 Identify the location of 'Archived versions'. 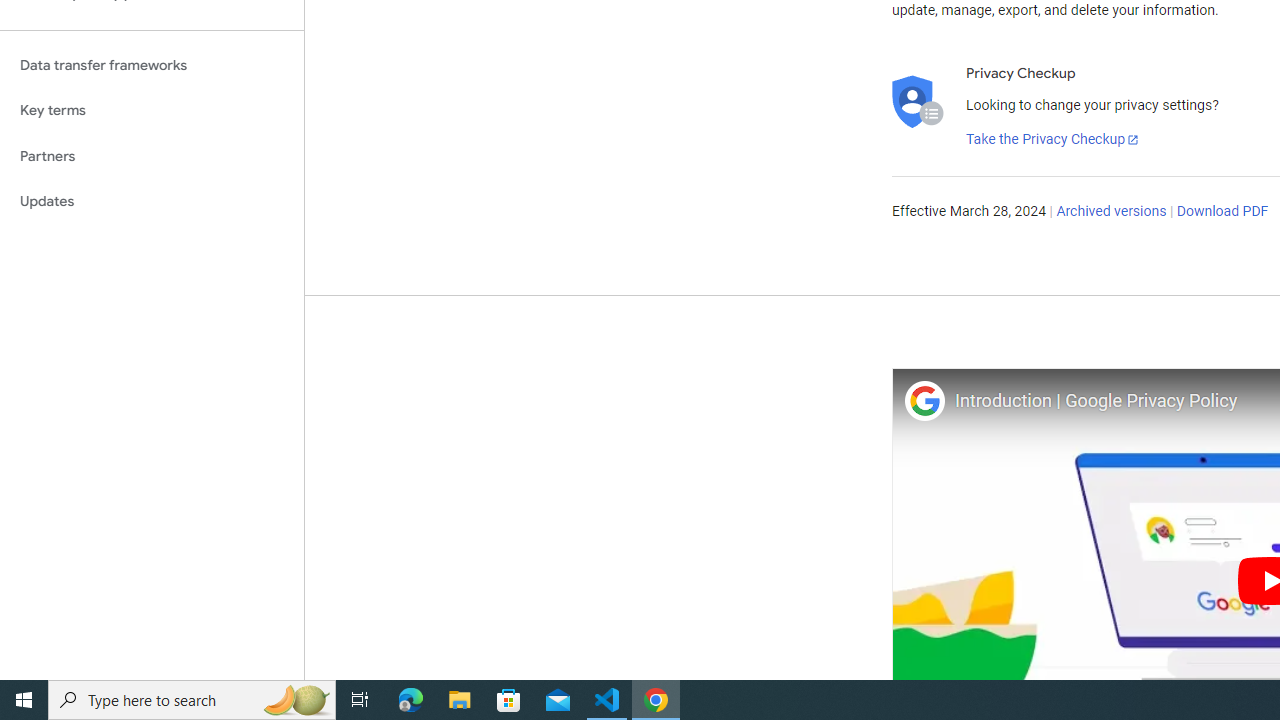
(1110, 212).